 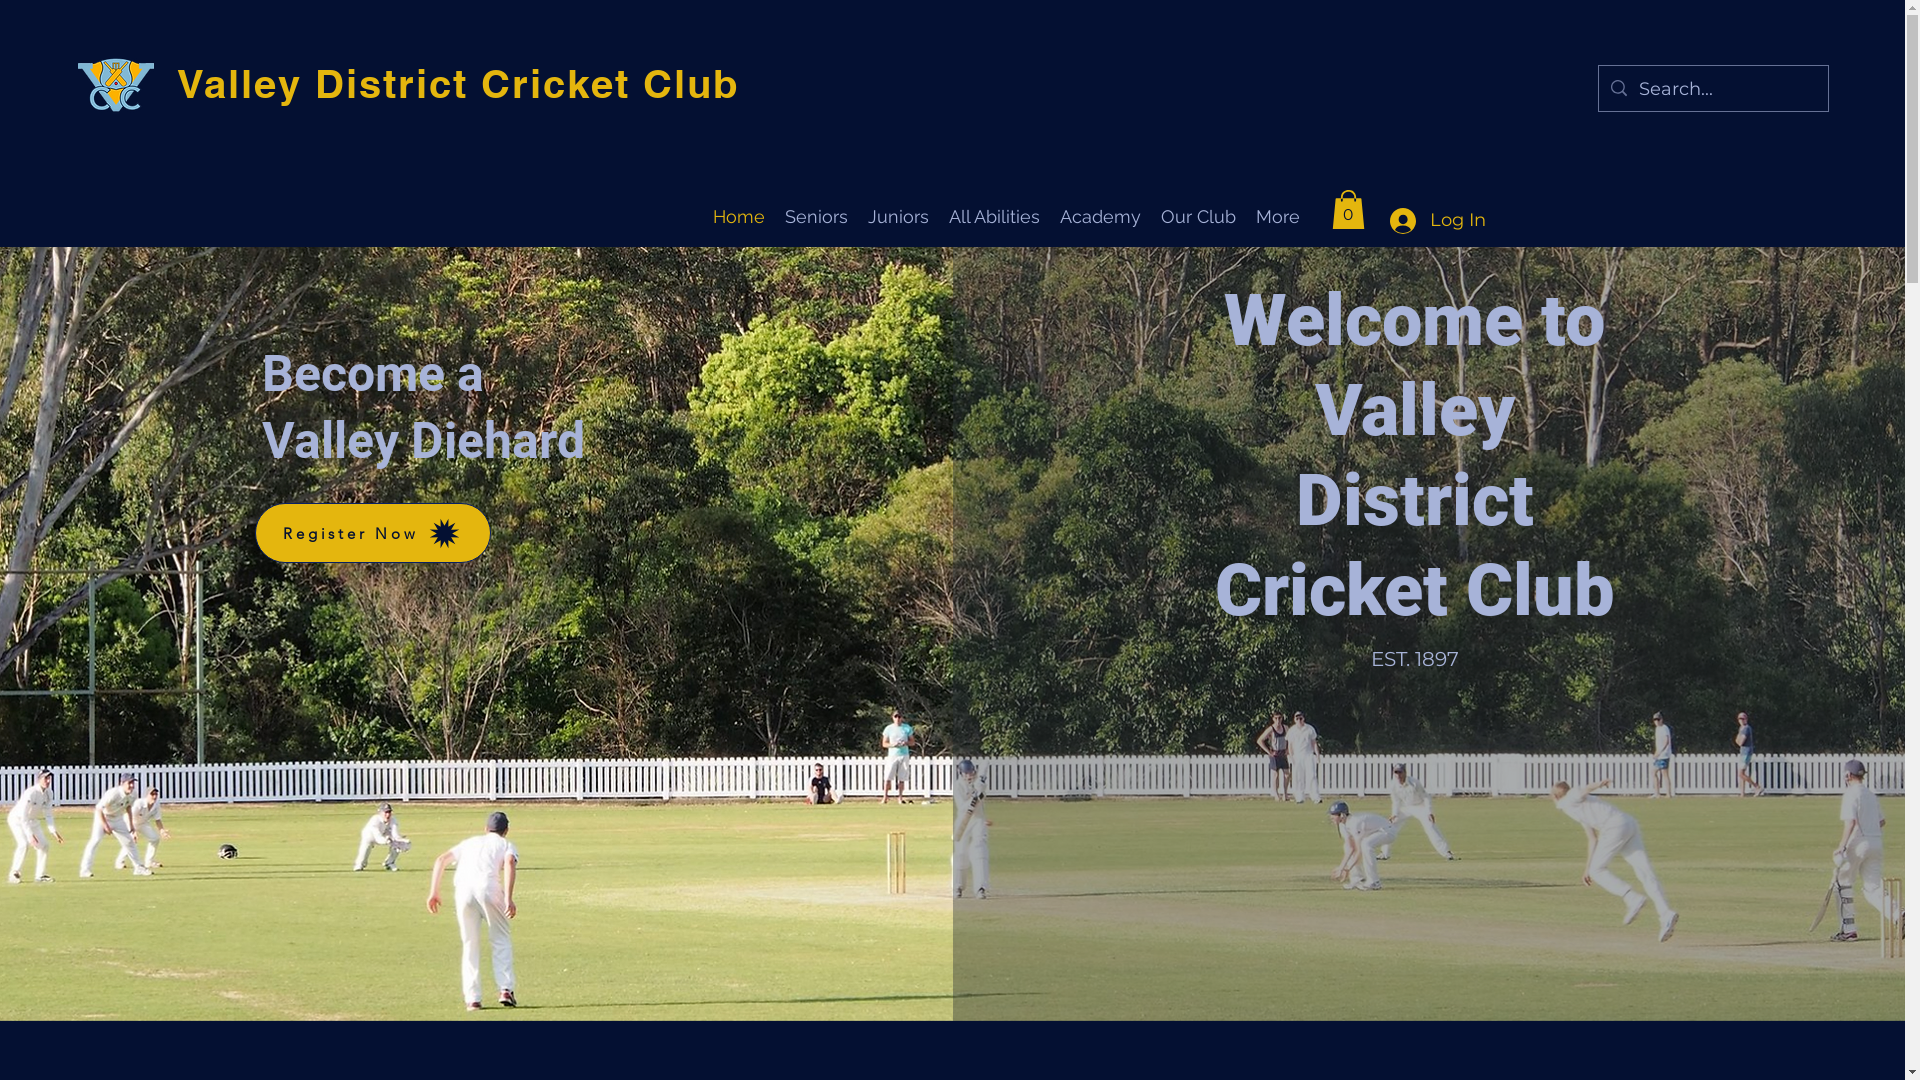 I want to click on 'Log In', so click(x=1430, y=220).